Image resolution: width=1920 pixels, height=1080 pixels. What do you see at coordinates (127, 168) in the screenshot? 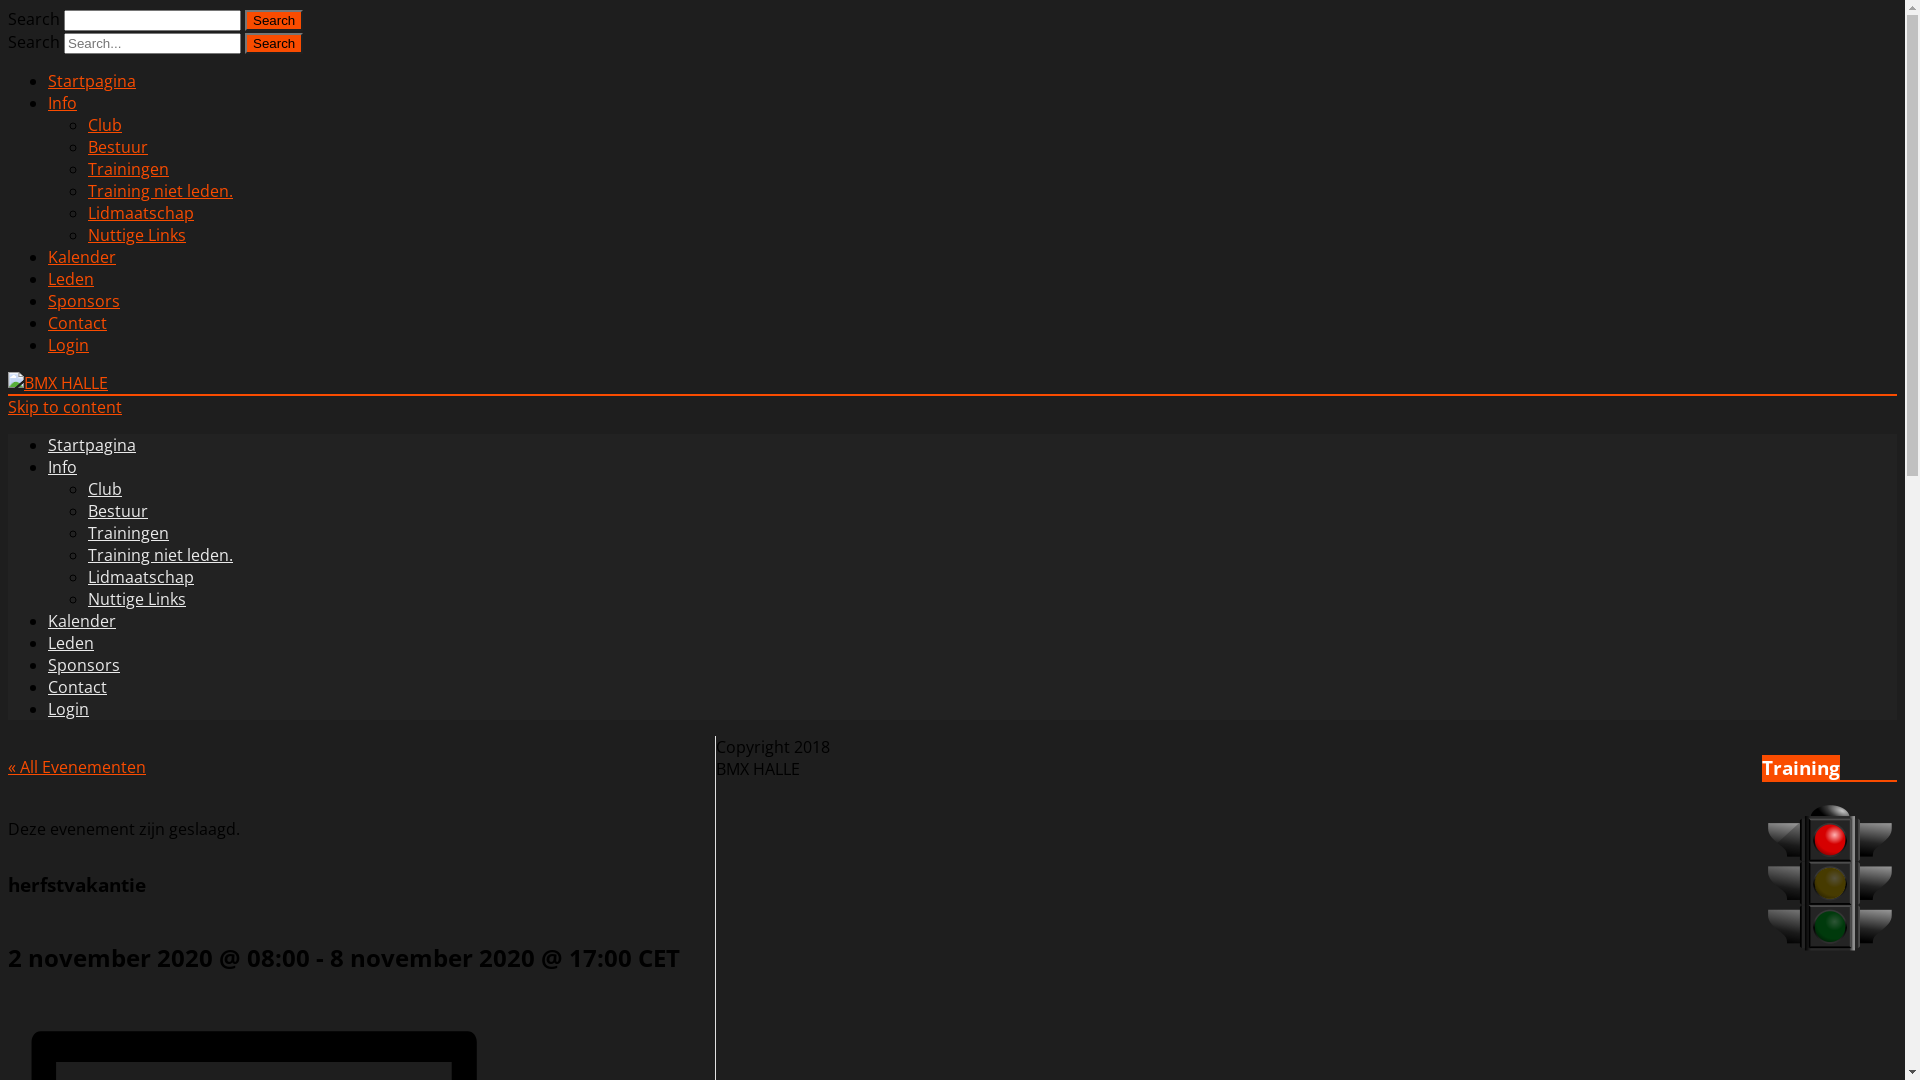
I see `'Trainingen'` at bounding box center [127, 168].